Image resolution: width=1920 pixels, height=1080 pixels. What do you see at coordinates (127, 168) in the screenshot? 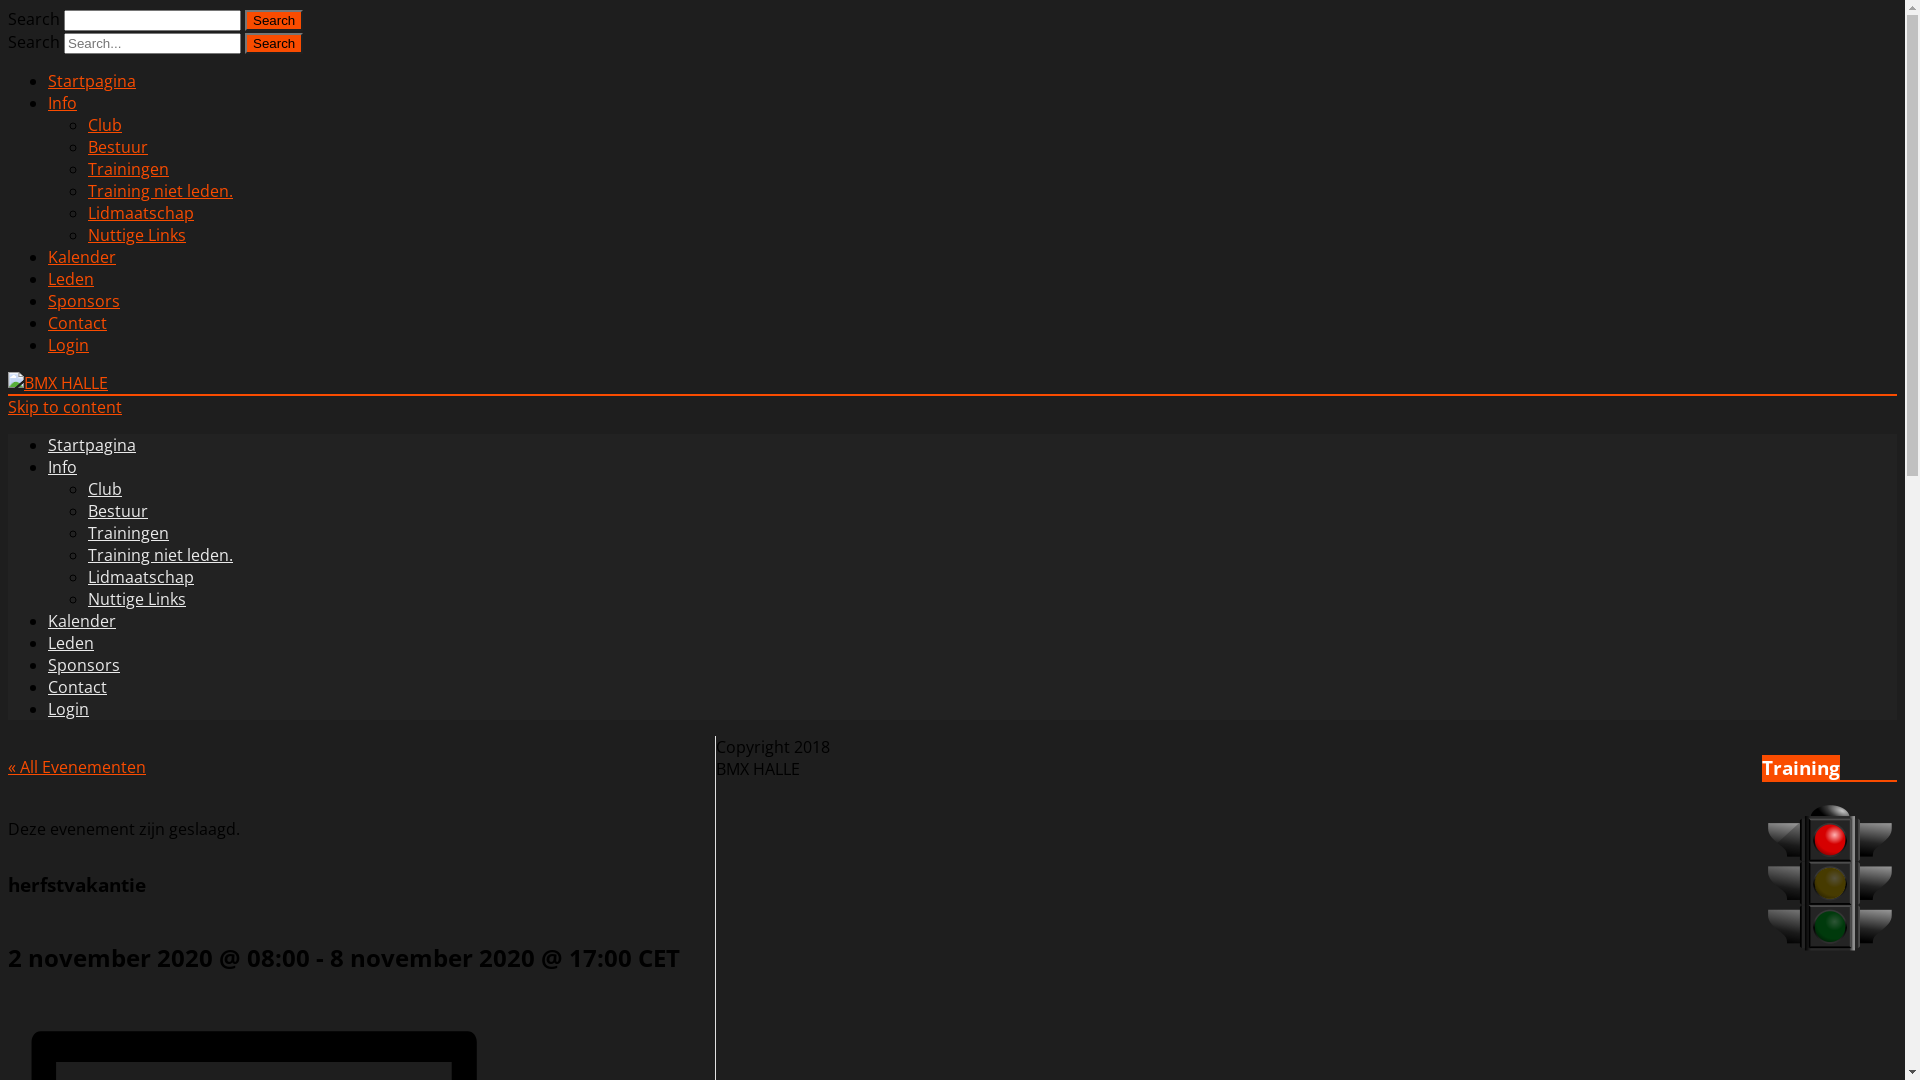
I see `'Trainingen'` at bounding box center [127, 168].